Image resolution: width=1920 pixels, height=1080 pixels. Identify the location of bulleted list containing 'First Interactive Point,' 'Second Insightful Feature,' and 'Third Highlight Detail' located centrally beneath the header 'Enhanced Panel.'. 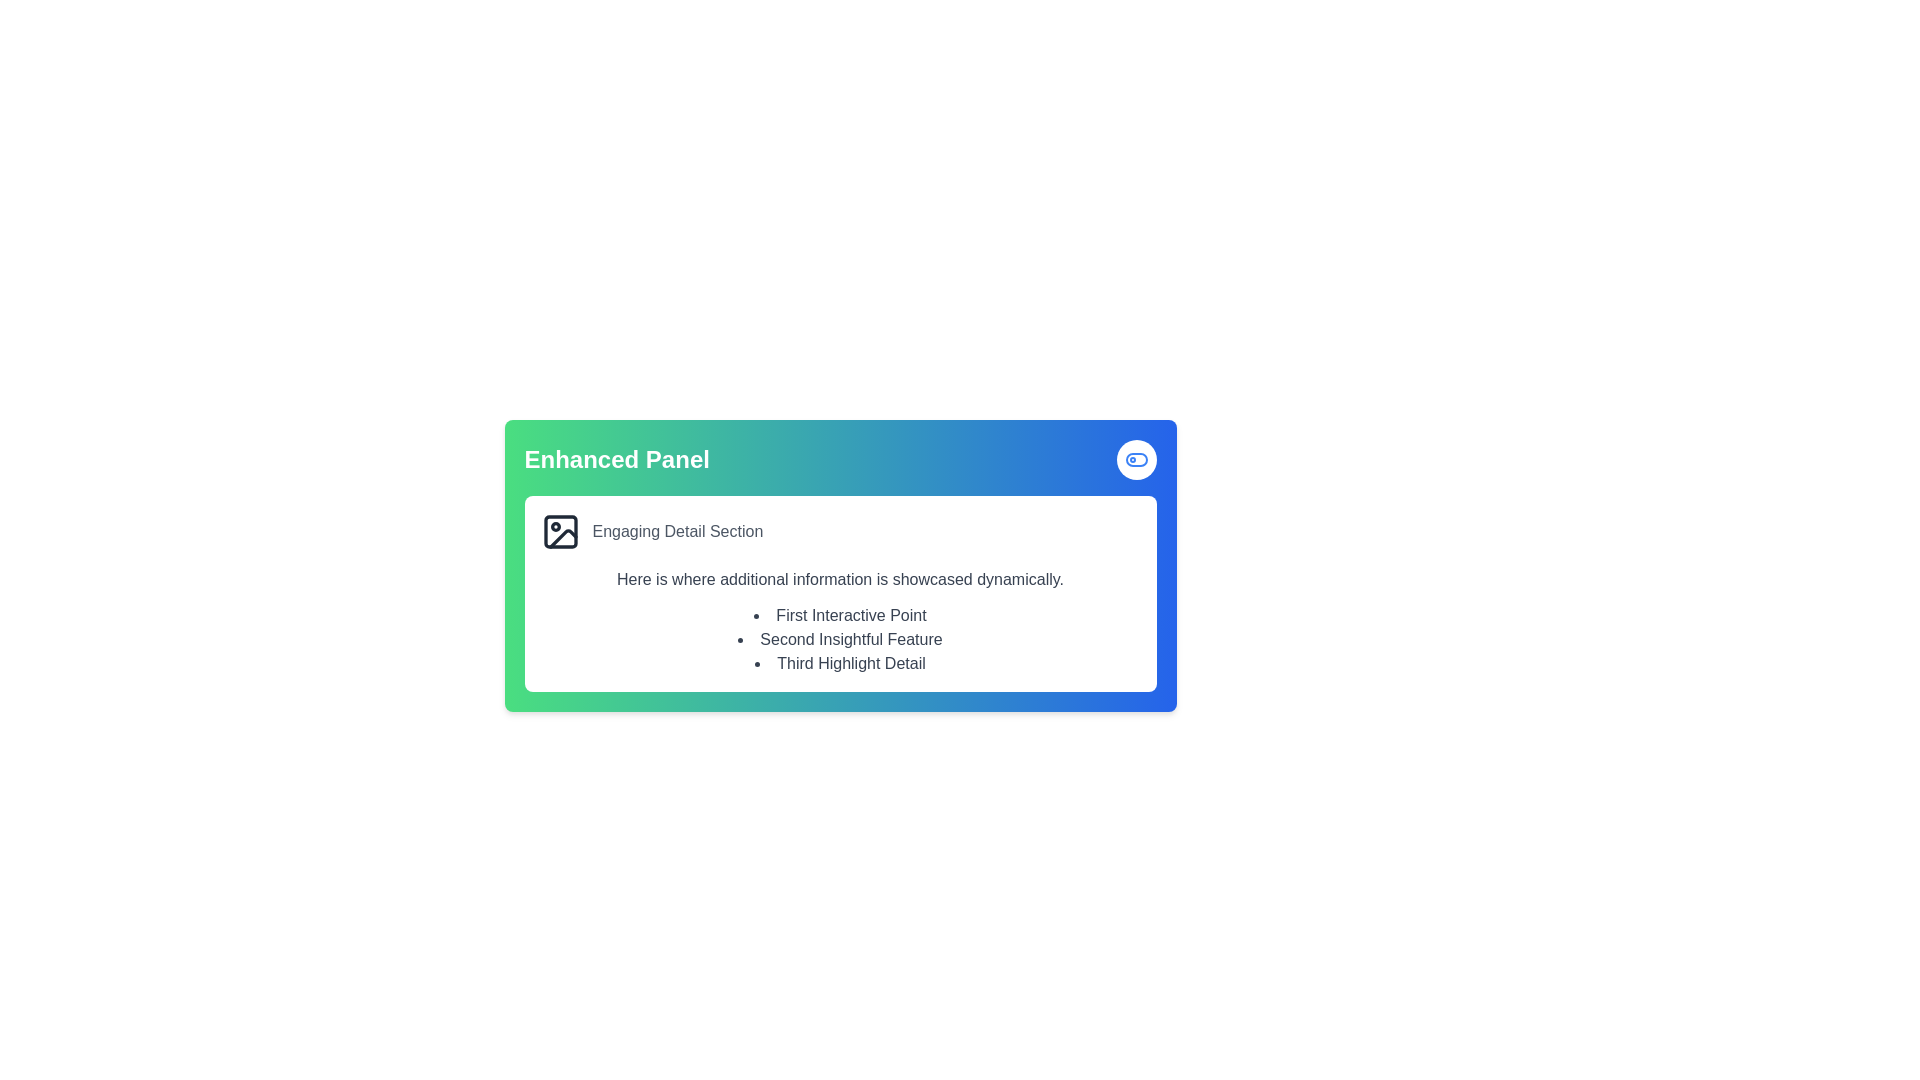
(840, 640).